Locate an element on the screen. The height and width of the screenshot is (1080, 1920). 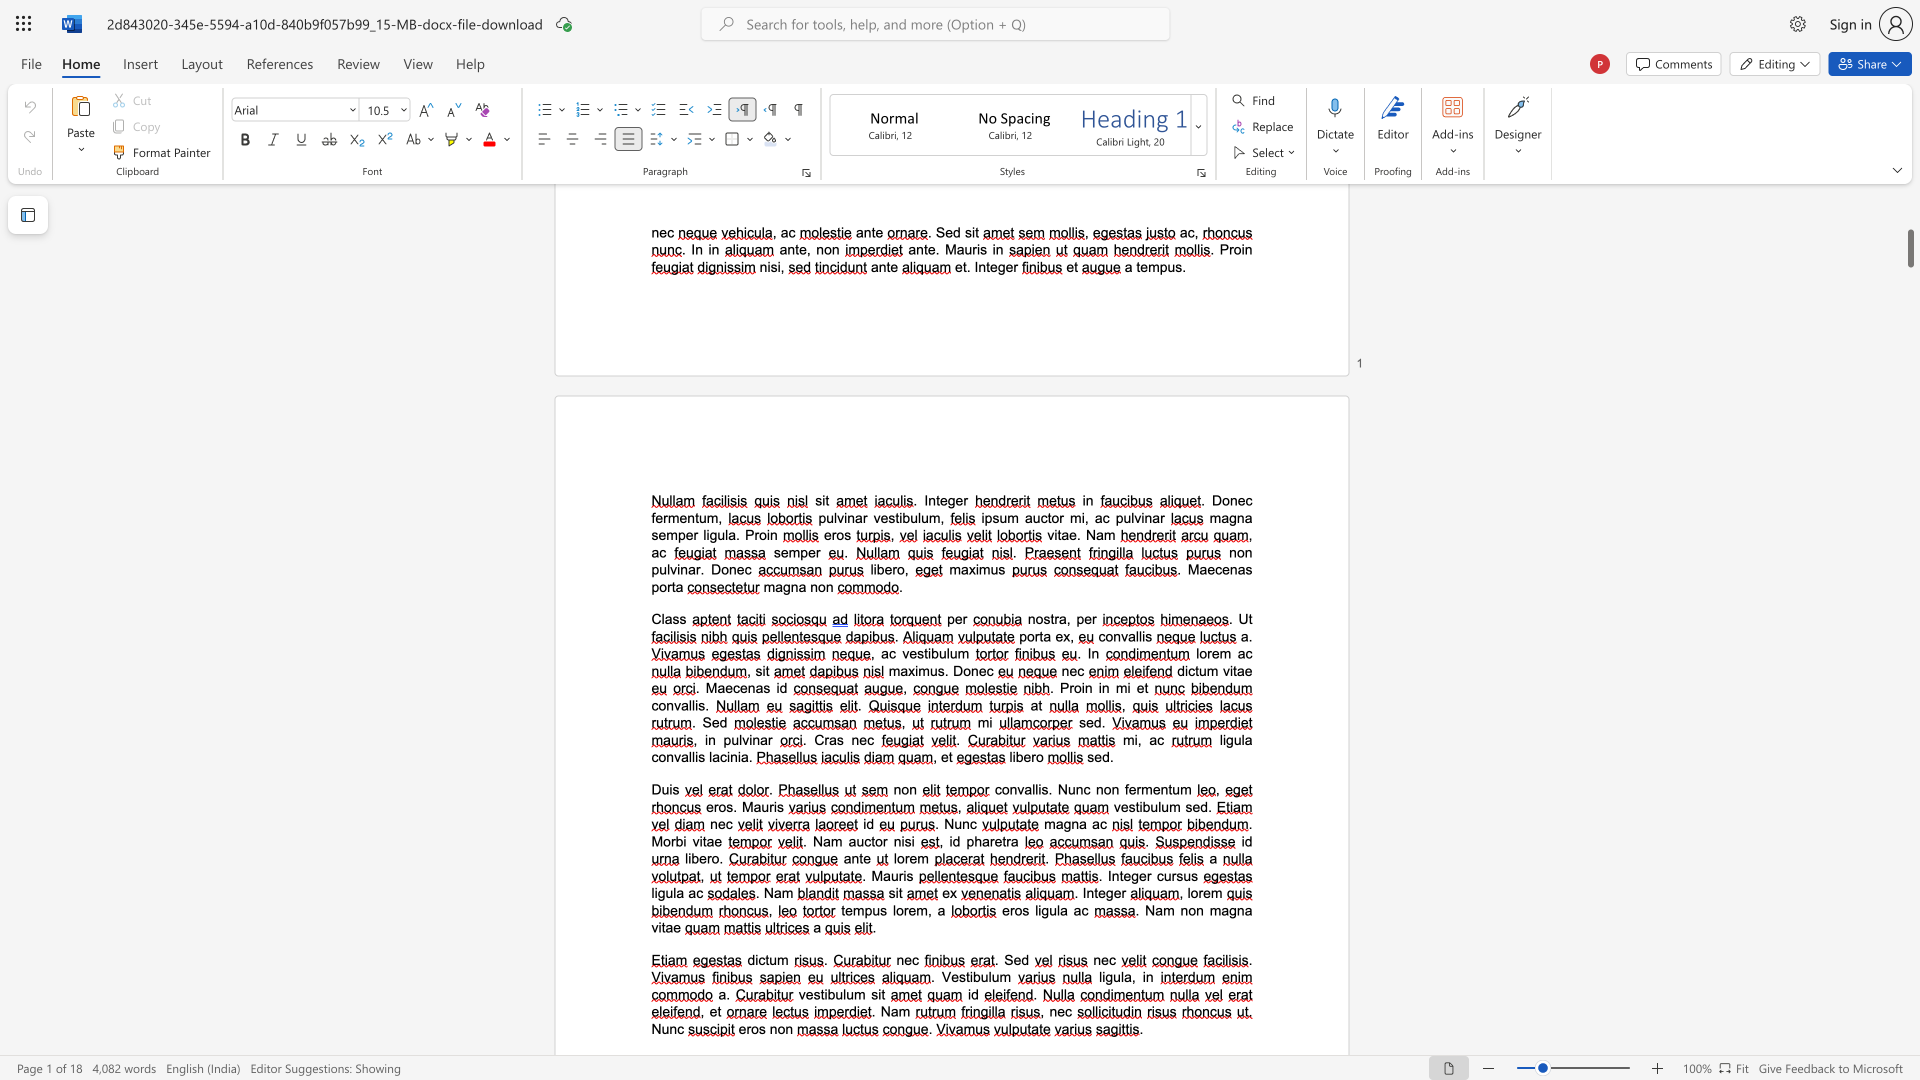
the 2th character "u" in the text is located at coordinates (995, 976).